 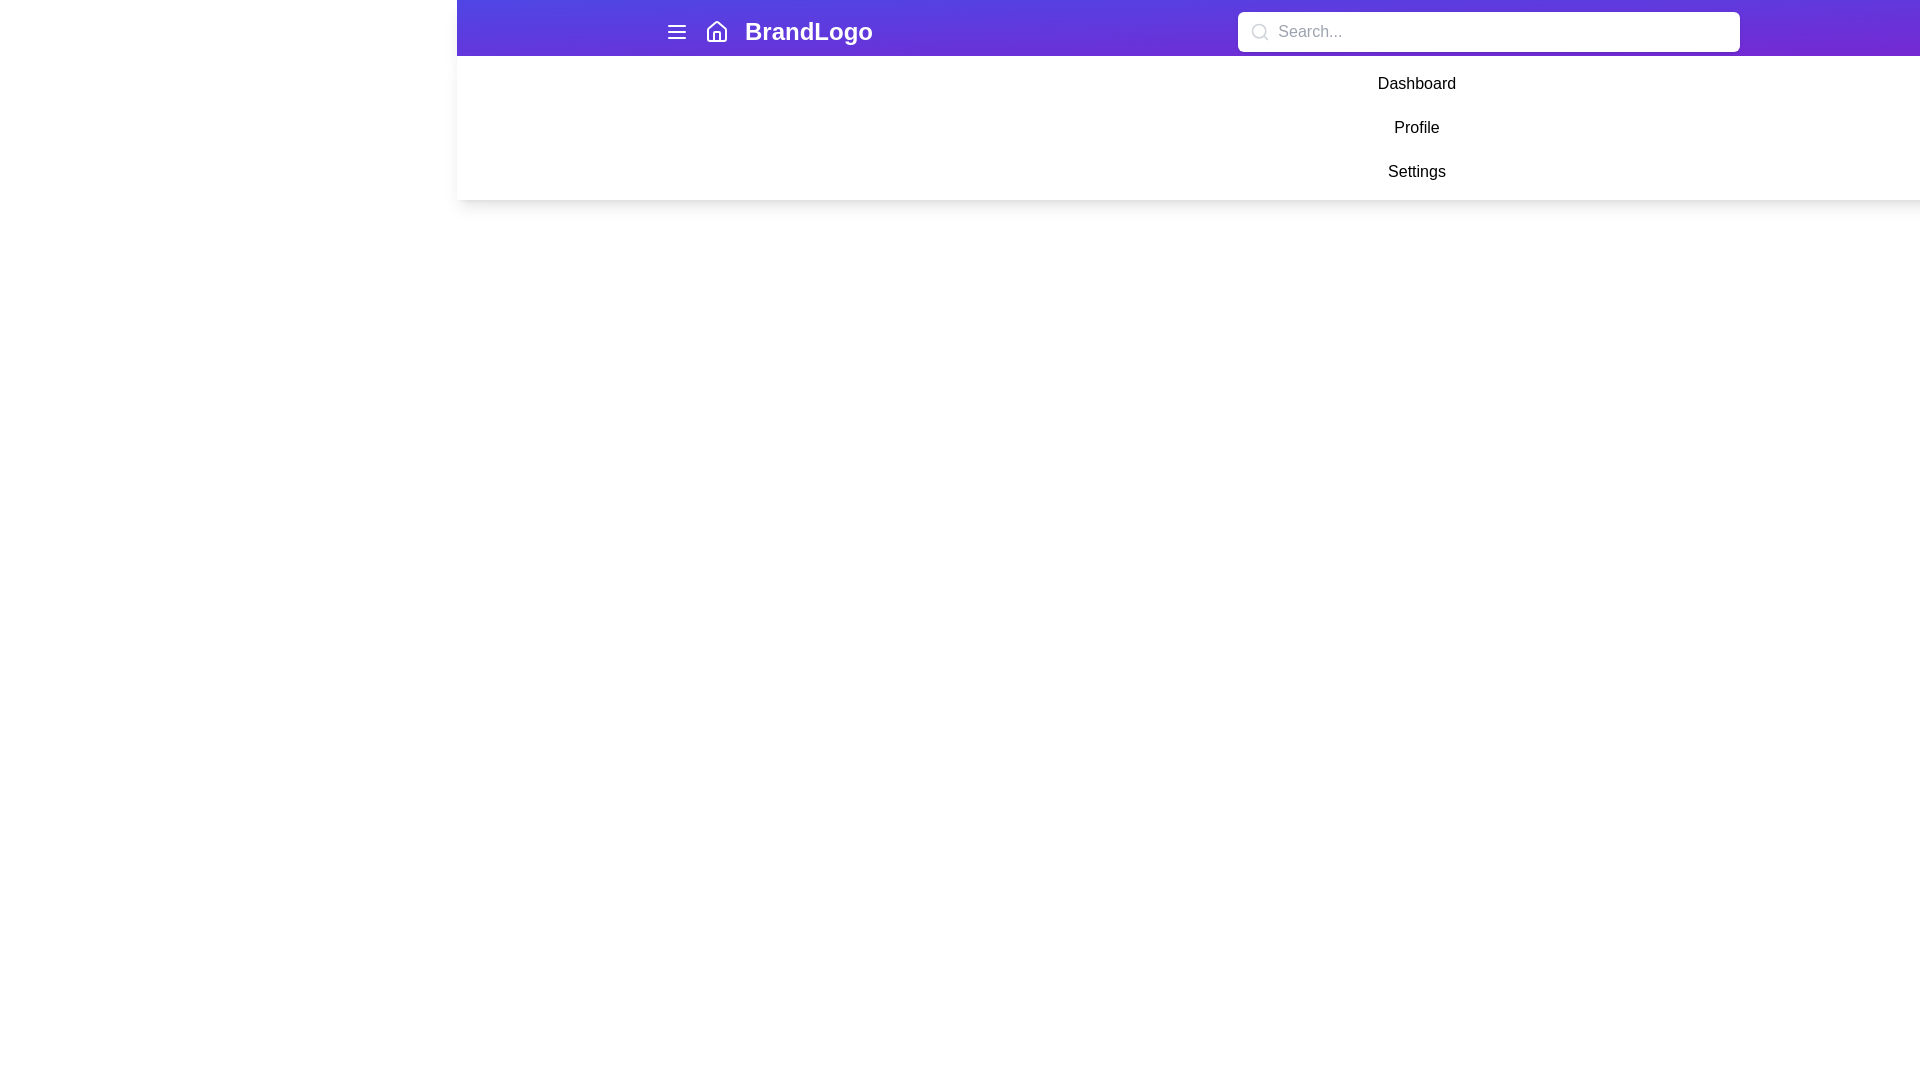 I want to click on the house-shaped icon located in the top navigation bar, adjacent to the 'BrandLogo' text, for interface recognition, so click(x=716, y=30).